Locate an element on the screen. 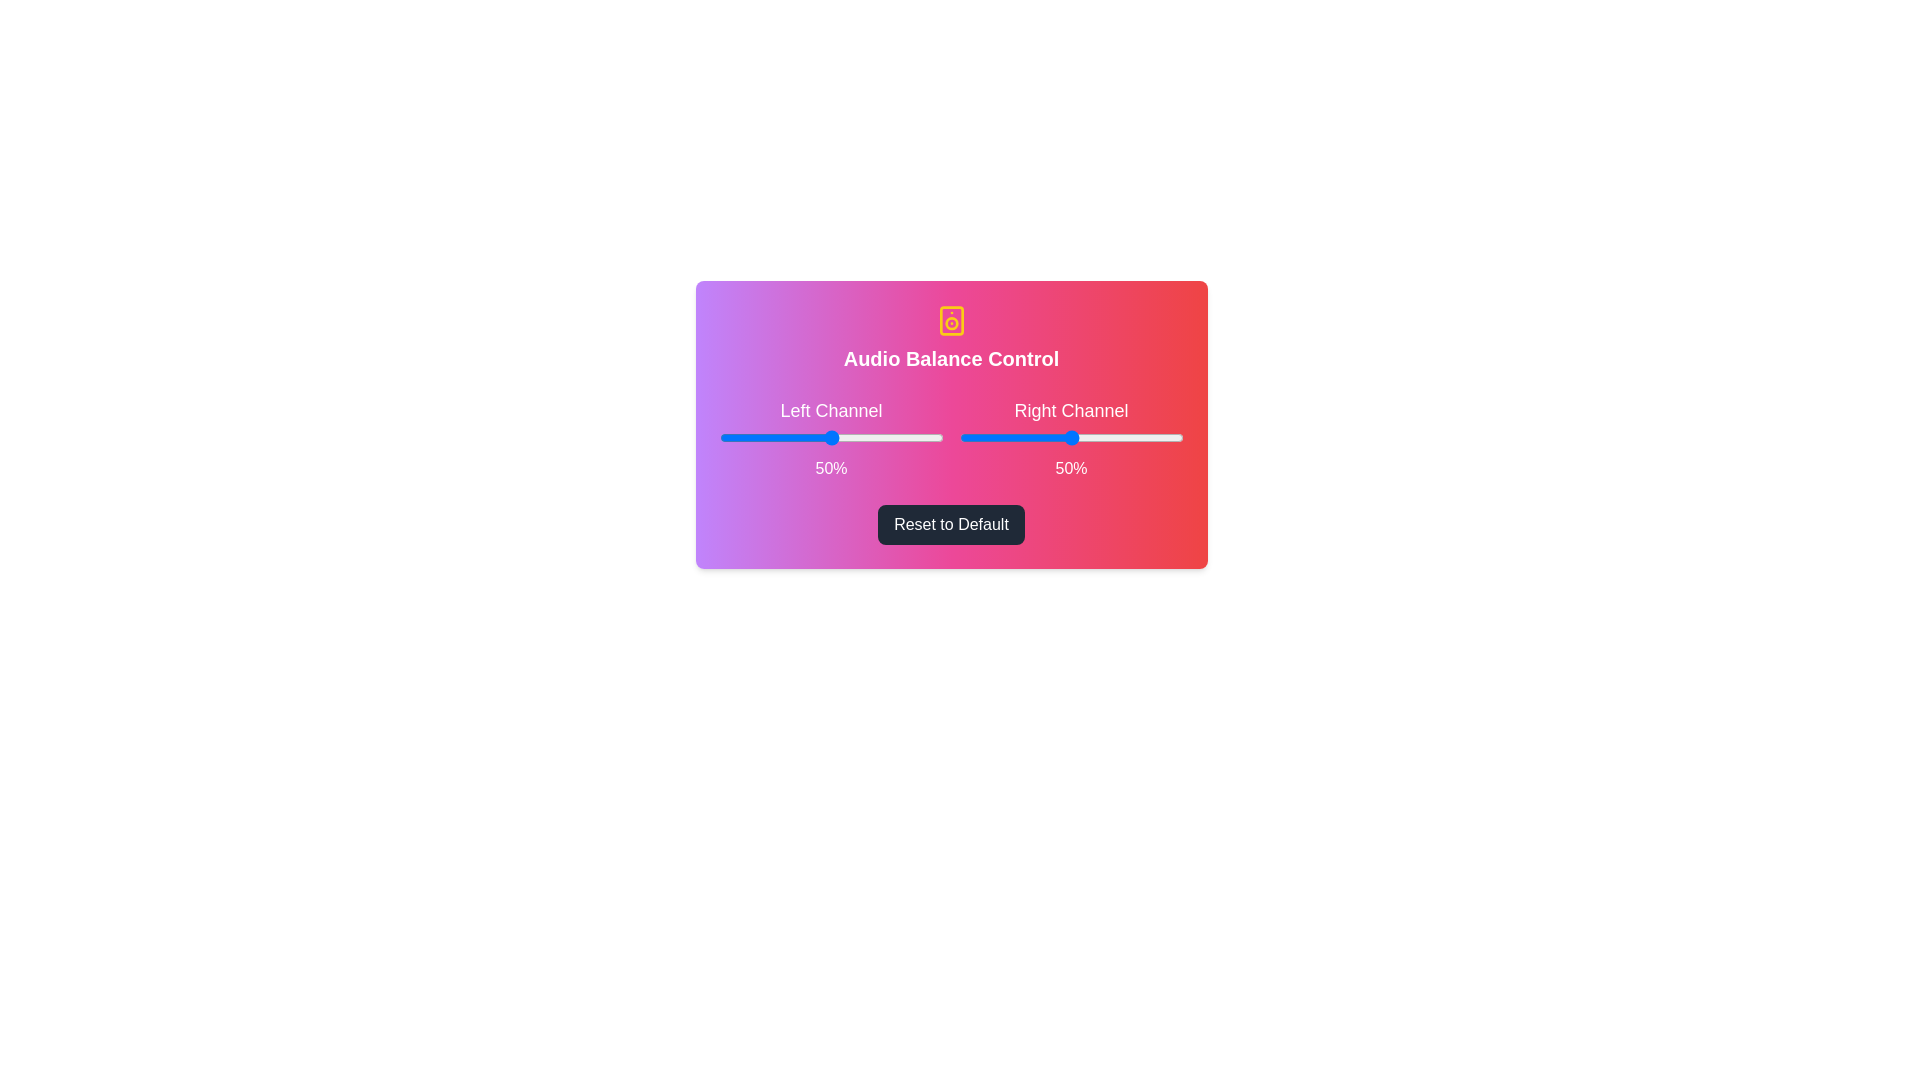  the 'Reset to Default' button to reset the audio balance to its default state is located at coordinates (950, 523).